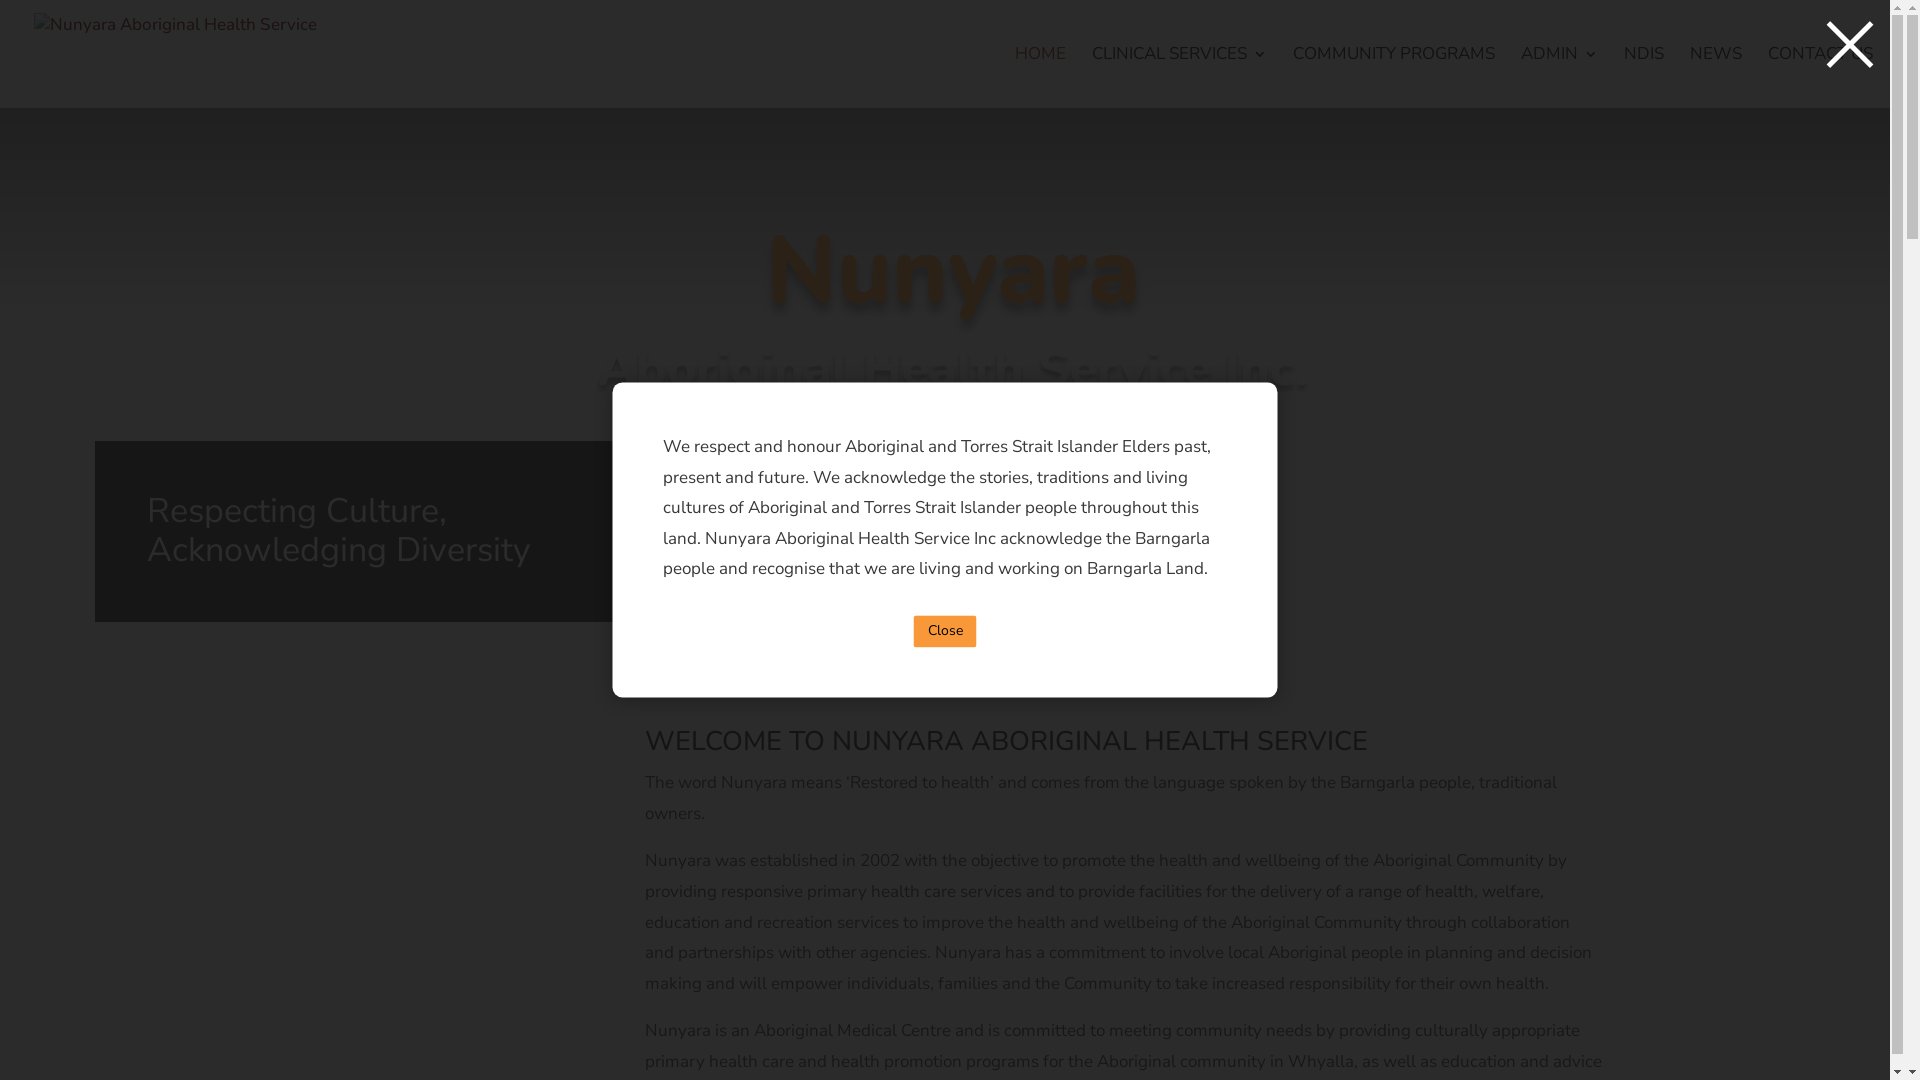 The height and width of the screenshot is (1080, 1920). Describe the element at coordinates (1558, 76) in the screenshot. I see `'ADMIN'` at that location.